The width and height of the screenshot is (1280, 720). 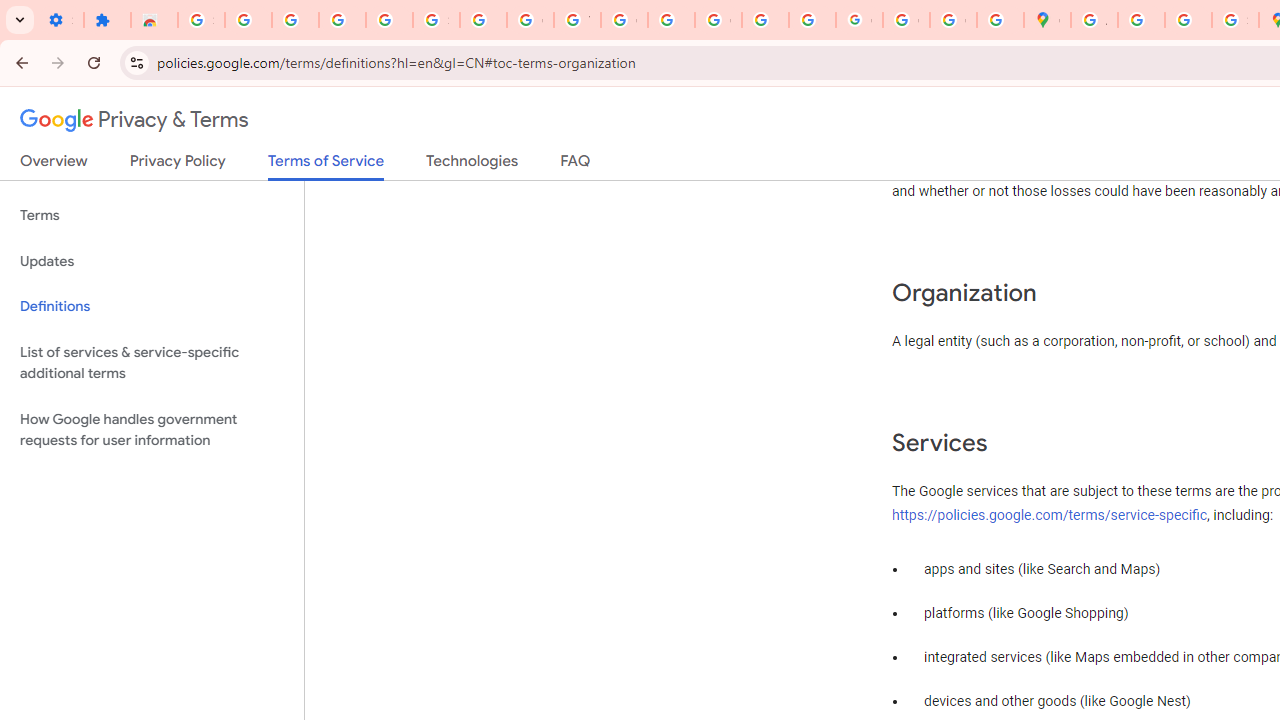 What do you see at coordinates (106, 20) in the screenshot?
I see `'Extensions'` at bounding box center [106, 20].